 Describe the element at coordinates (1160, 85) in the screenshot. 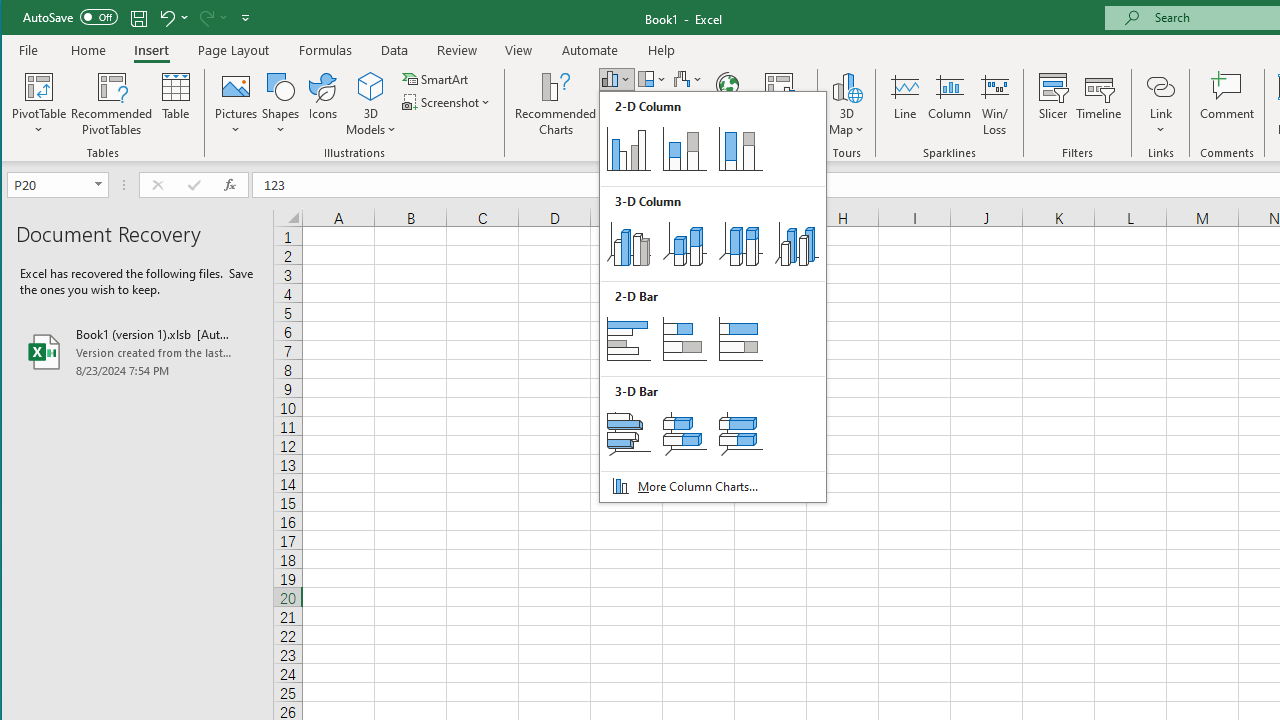

I see `'Link'` at that location.